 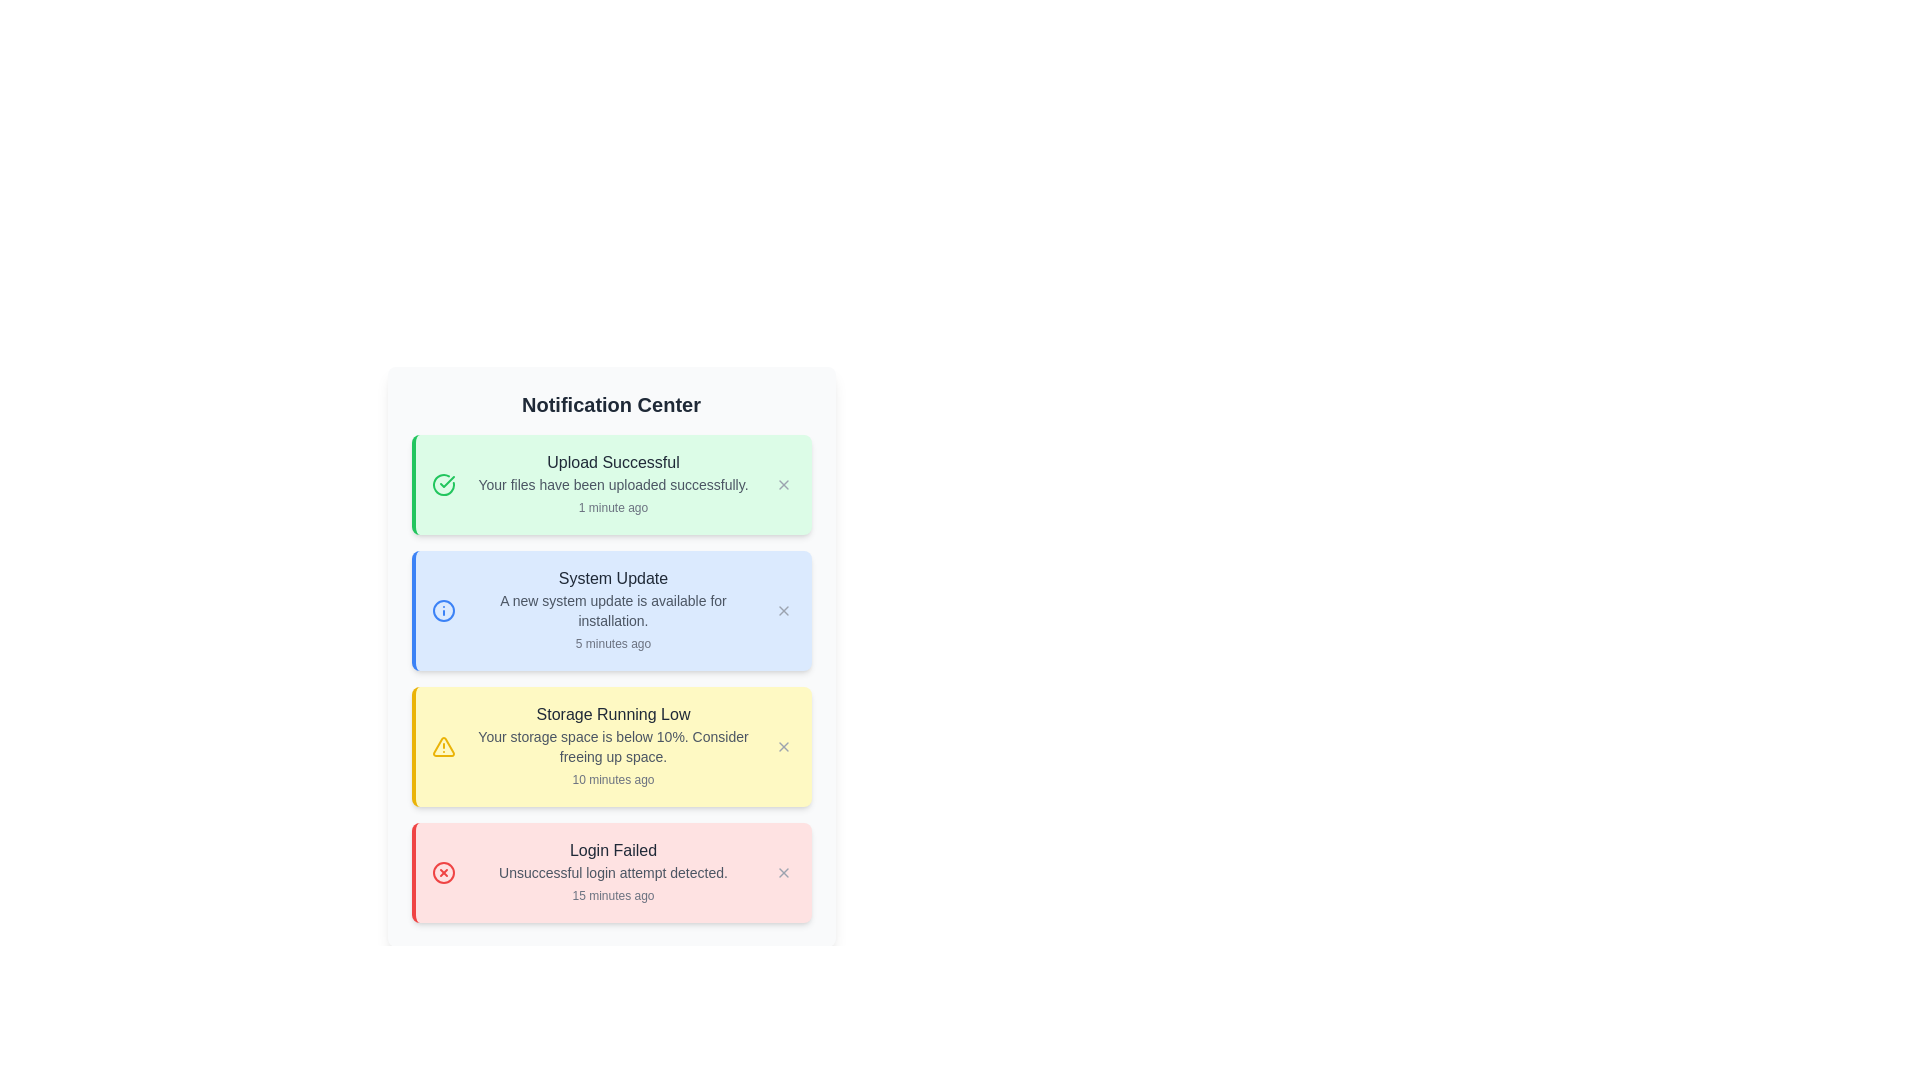 What do you see at coordinates (612, 871) in the screenshot?
I see `the text label displaying 'Unsuccessful login attempt detected.' which is located in the 'Login Failed' notification, positioned below the title 'Login Failed'` at bounding box center [612, 871].